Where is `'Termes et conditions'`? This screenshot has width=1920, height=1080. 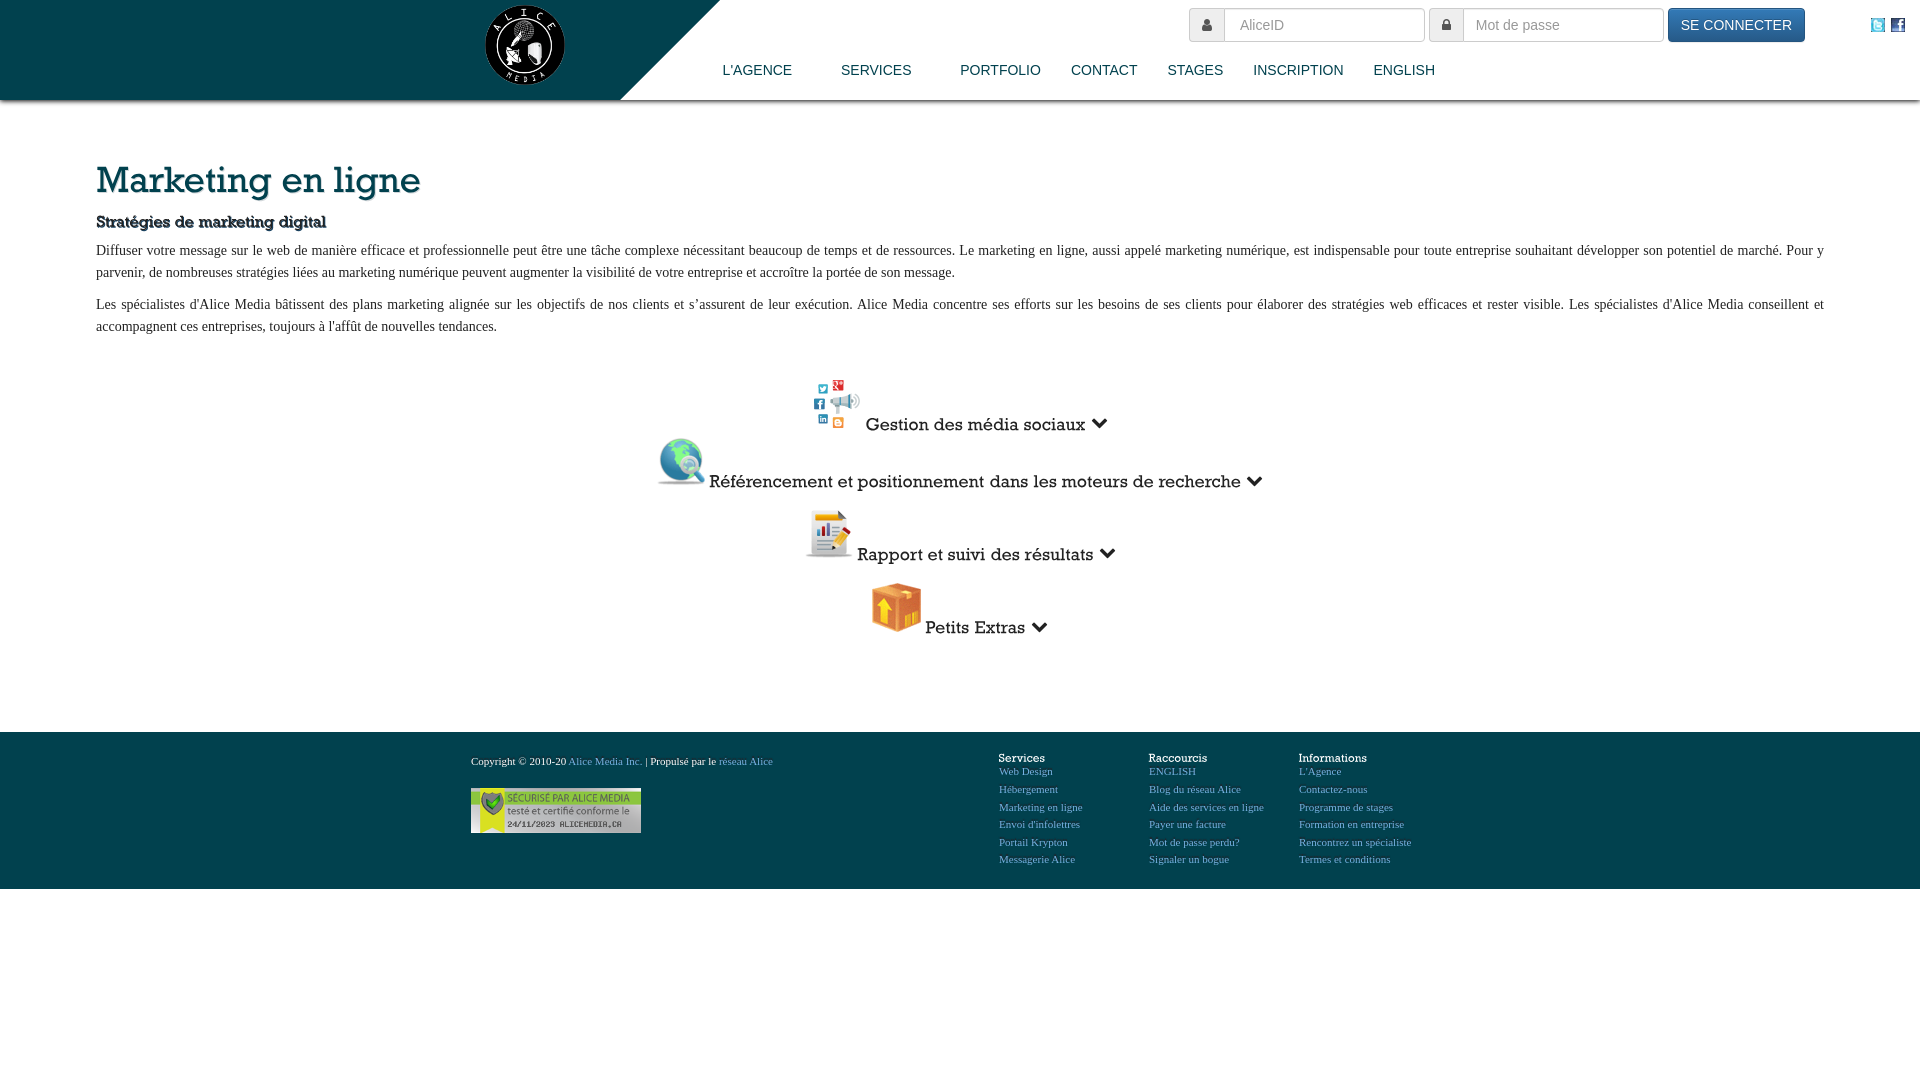 'Termes et conditions' is located at coordinates (1299, 858).